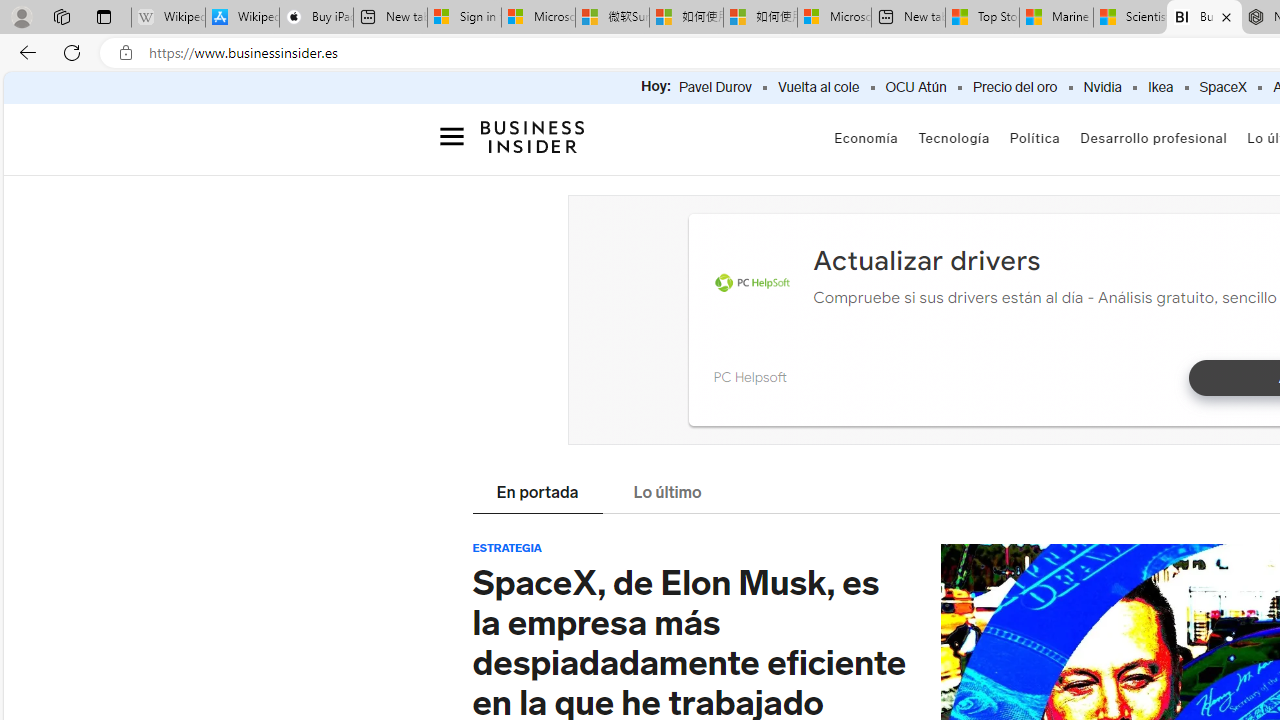 The height and width of the screenshot is (720, 1280). What do you see at coordinates (1101, 87) in the screenshot?
I see `'Nvidia'` at bounding box center [1101, 87].